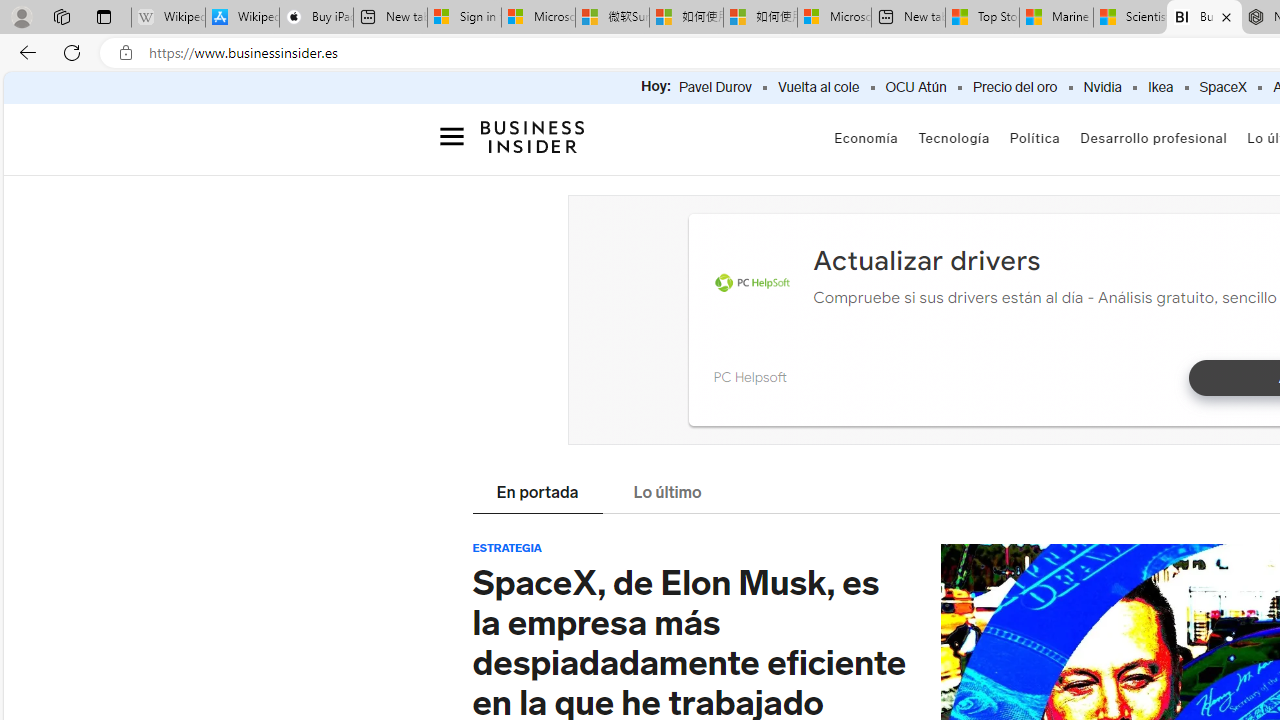 The height and width of the screenshot is (720, 1280). What do you see at coordinates (1101, 87) in the screenshot?
I see `'Nvidia'` at bounding box center [1101, 87].